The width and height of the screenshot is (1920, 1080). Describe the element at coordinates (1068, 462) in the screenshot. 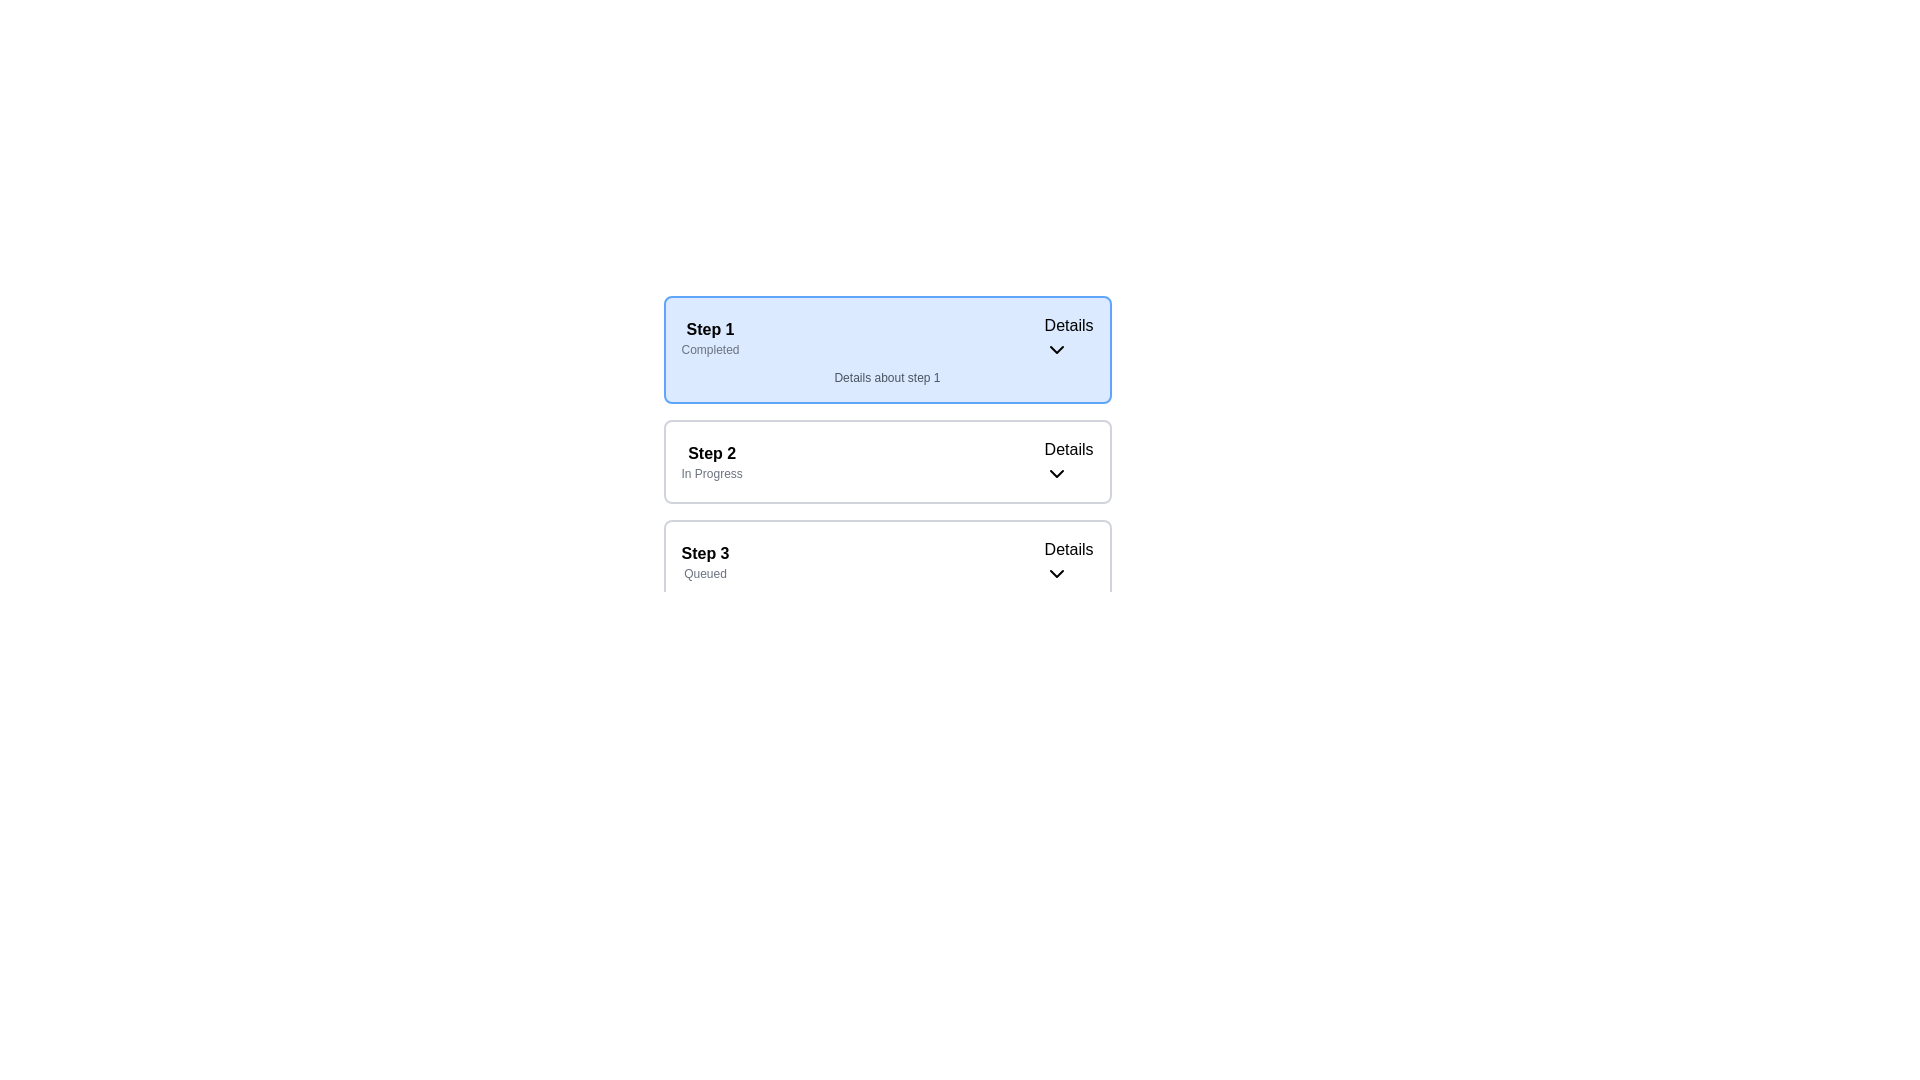

I see `the 'Details' dropdown initiator, which features black text and a downward-pointing chevron icon` at that location.